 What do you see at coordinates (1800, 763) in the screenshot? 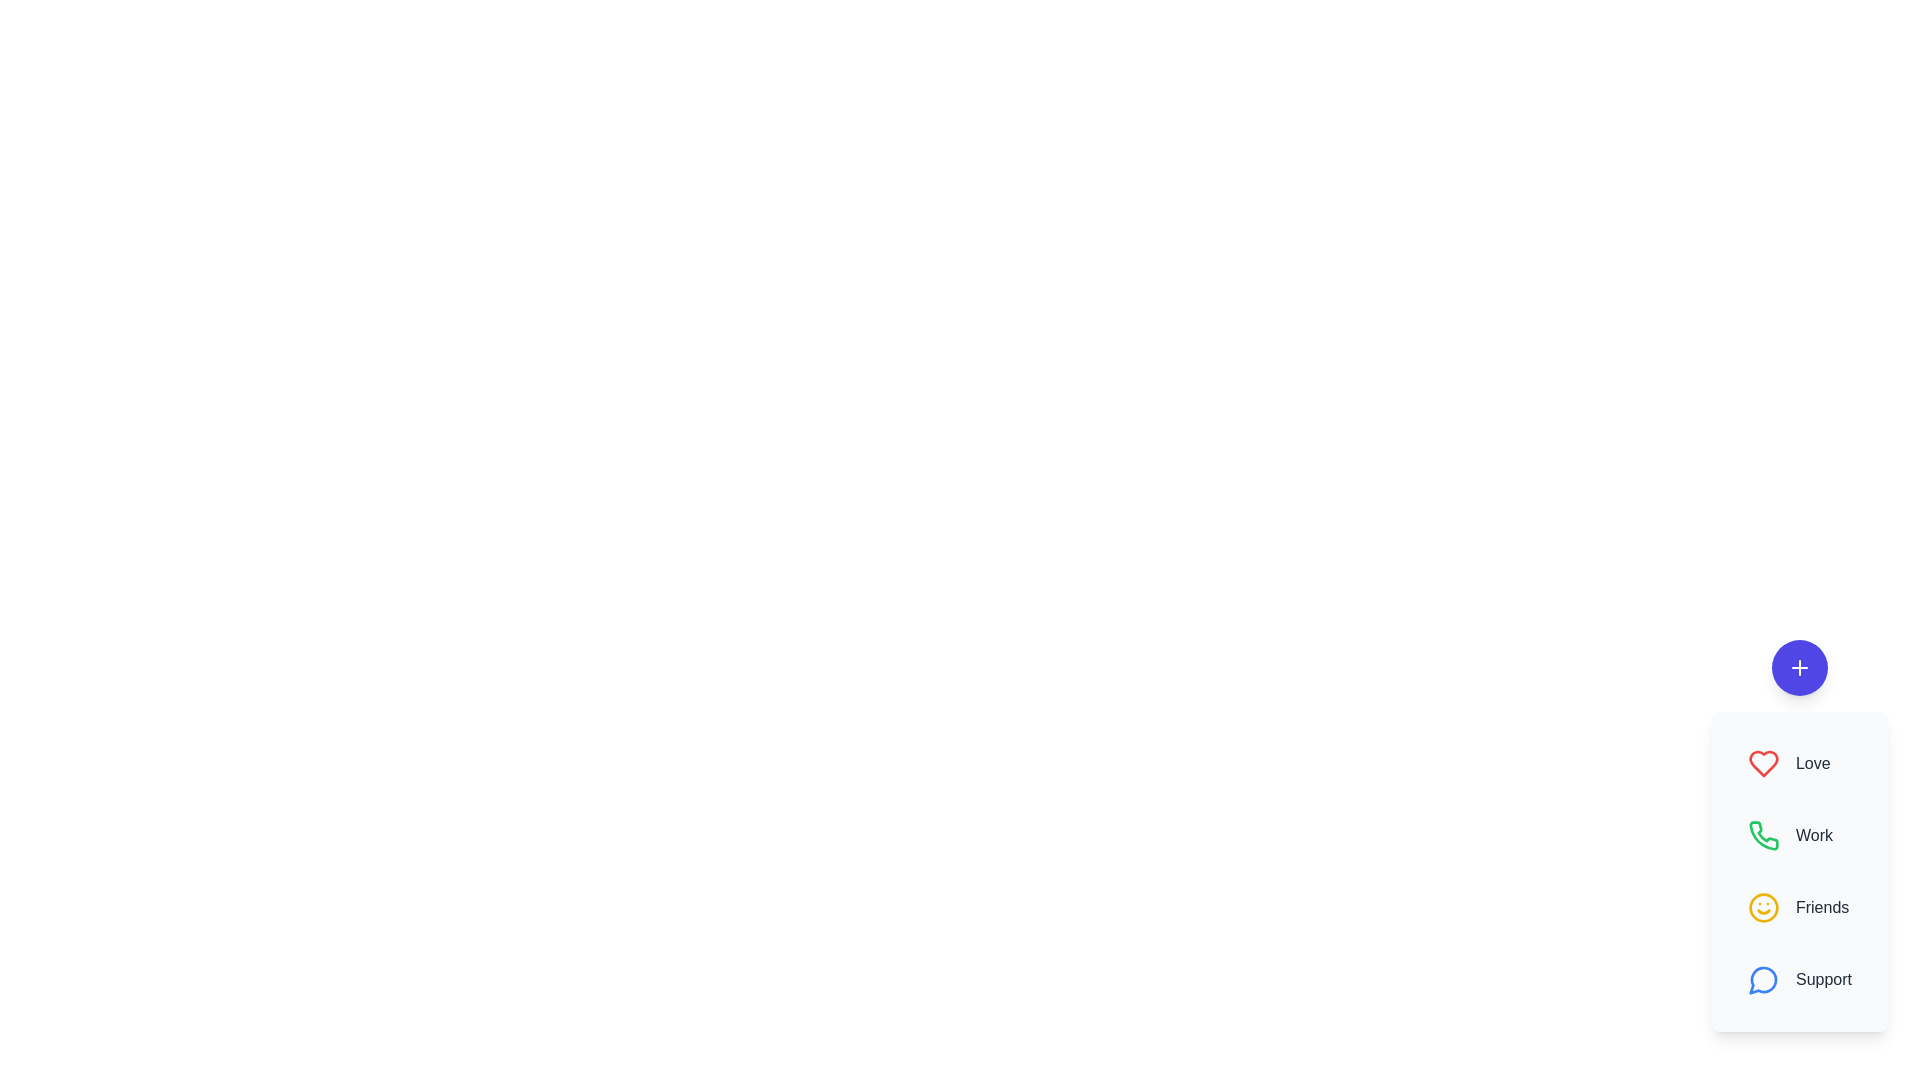
I see `the Love button in the speed dial menu` at bounding box center [1800, 763].